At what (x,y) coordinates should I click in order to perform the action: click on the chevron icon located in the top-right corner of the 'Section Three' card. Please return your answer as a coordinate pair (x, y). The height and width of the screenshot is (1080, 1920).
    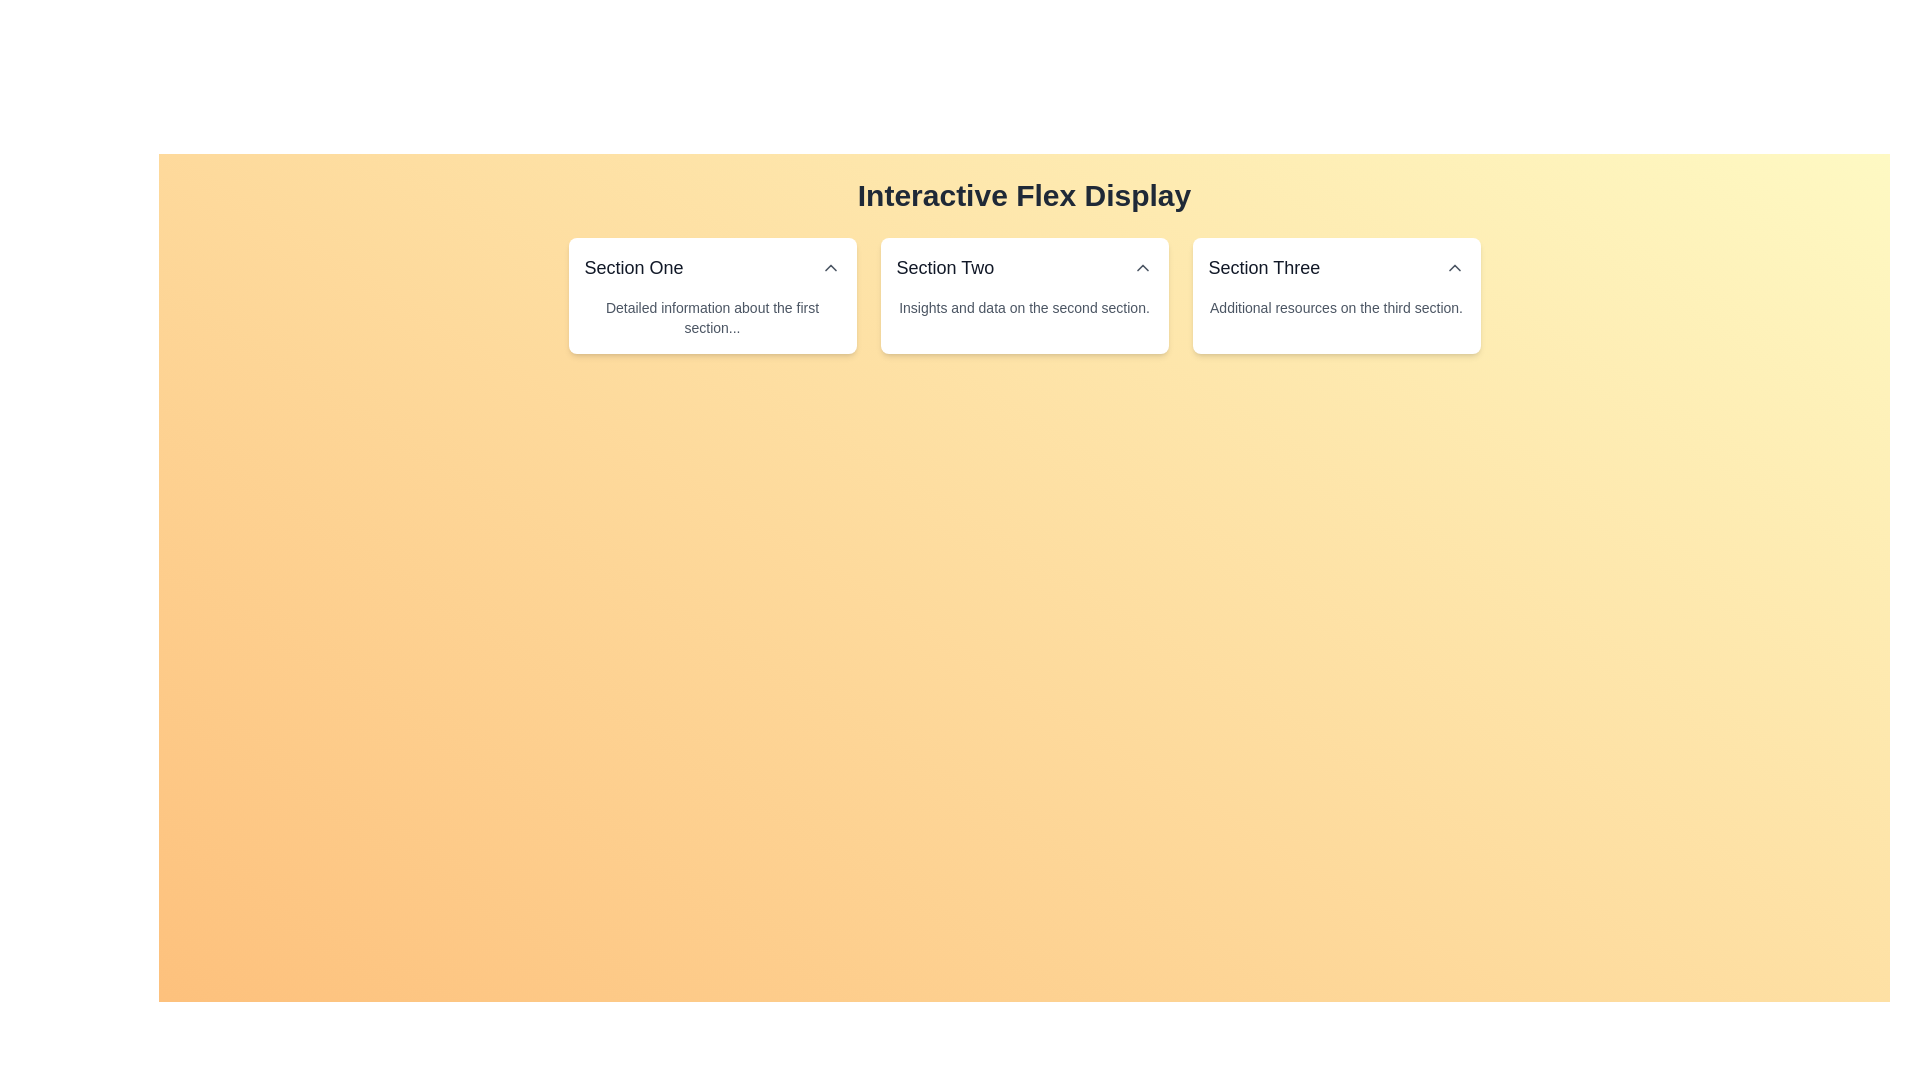
    Looking at the image, I should click on (1454, 266).